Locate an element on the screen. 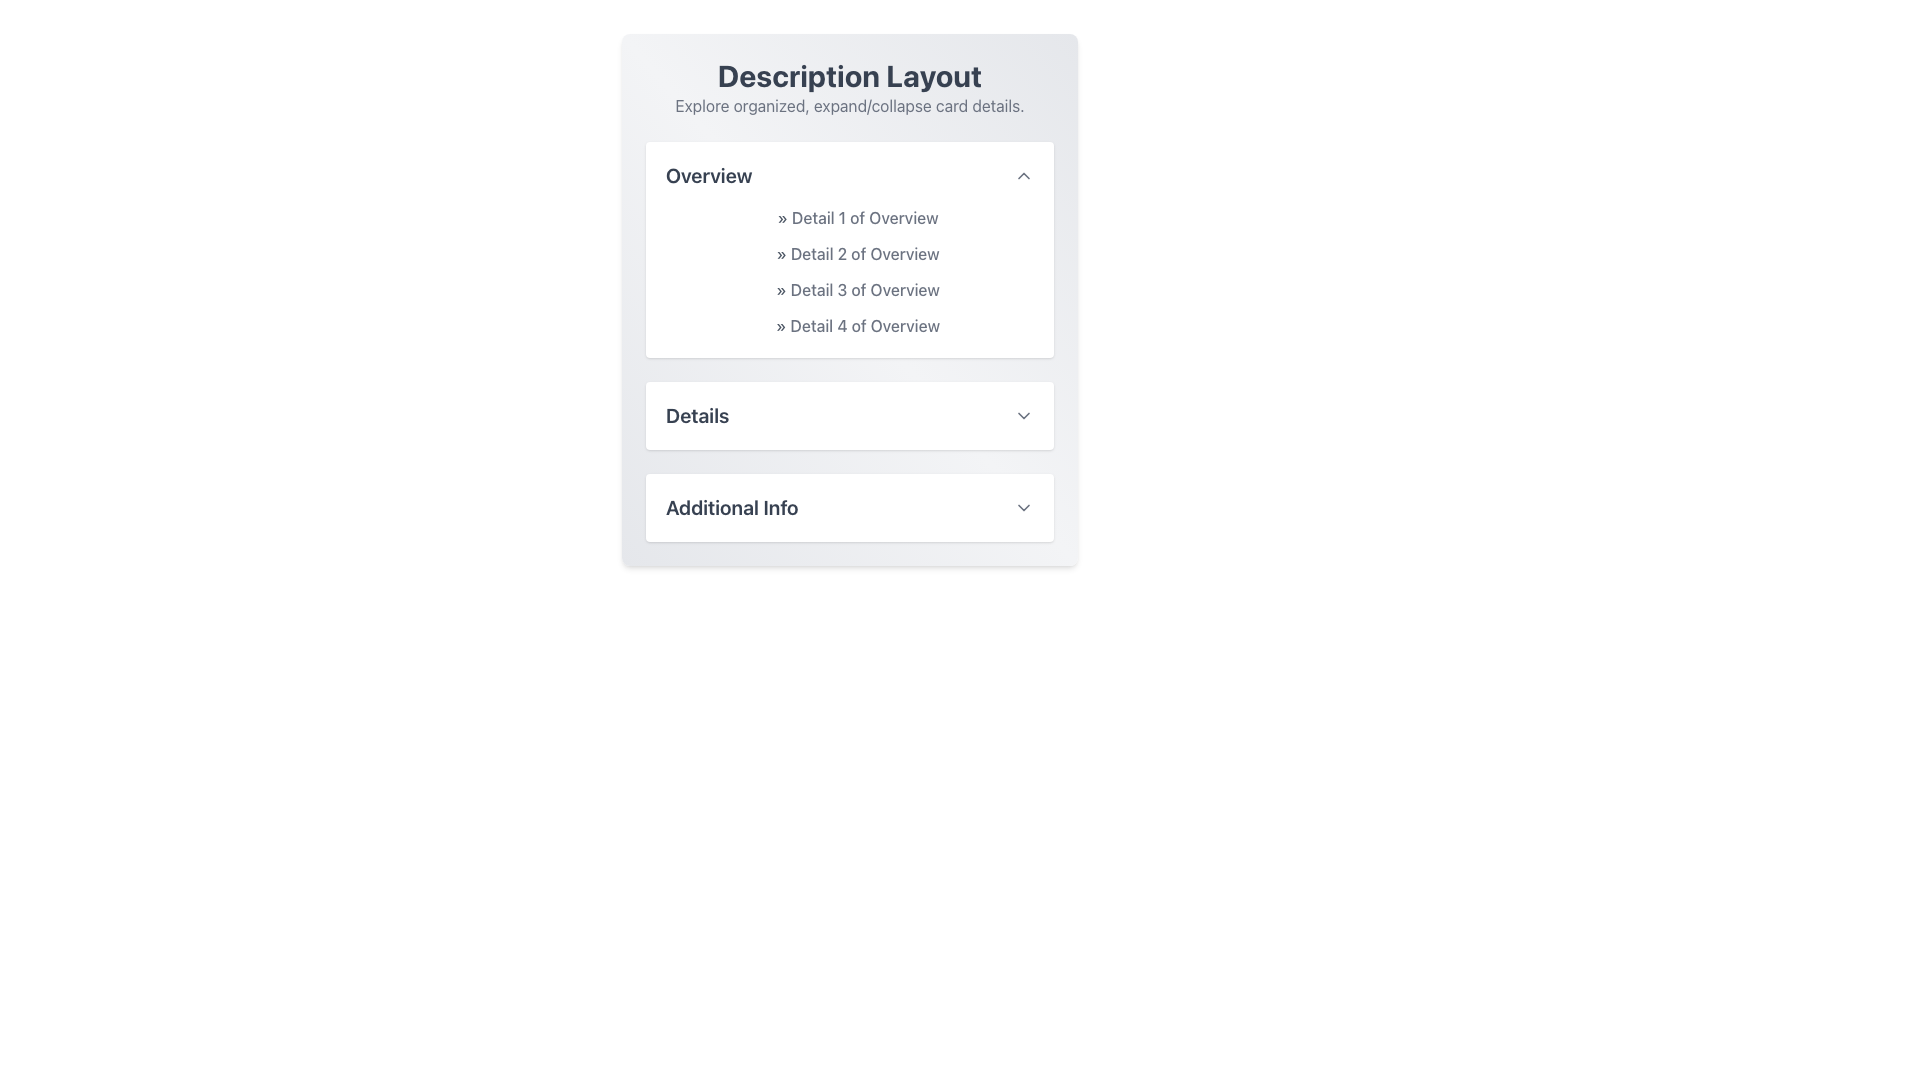 The width and height of the screenshot is (1920, 1080). the first text label or heading in the 'Overview' section, which categorizes or identifies a sub-section within that context is located at coordinates (849, 218).